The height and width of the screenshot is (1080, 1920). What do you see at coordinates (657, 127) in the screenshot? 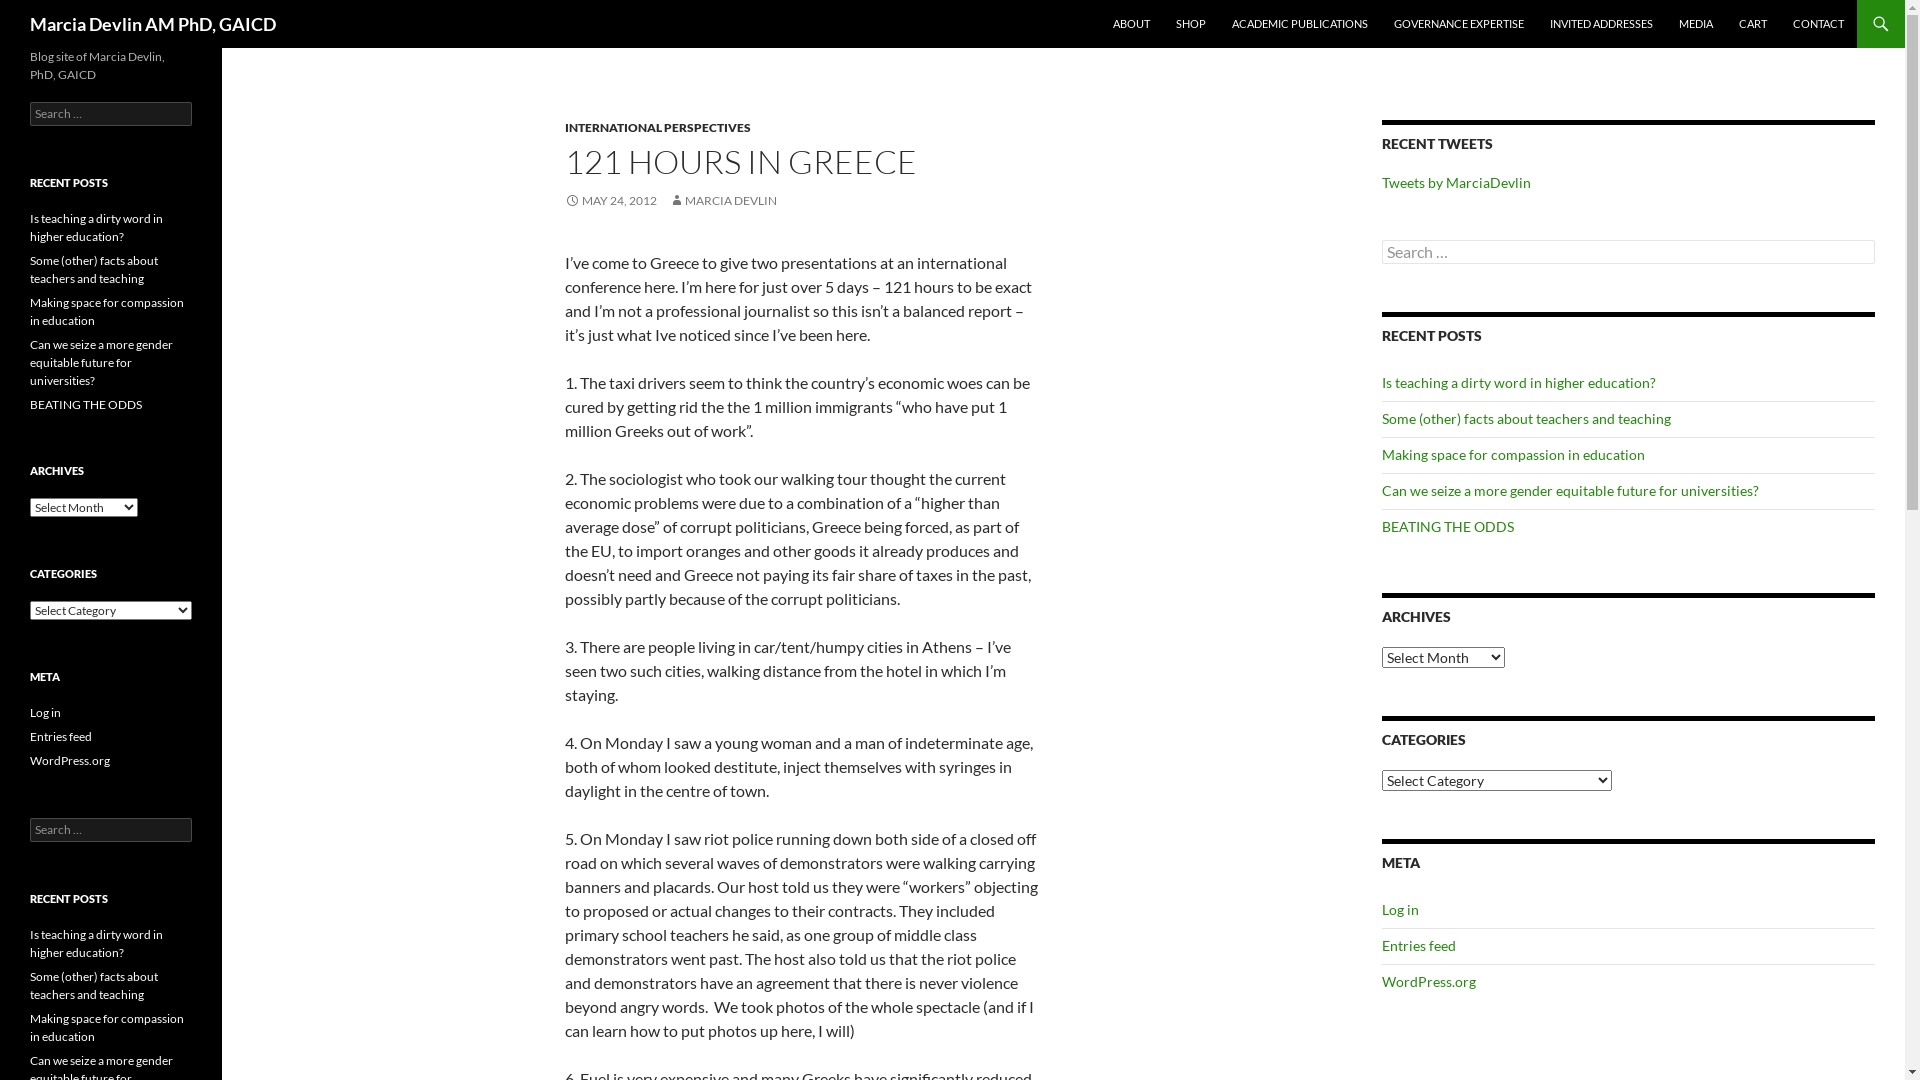
I see `'INTERNATIONAL PERSPECTIVES'` at bounding box center [657, 127].